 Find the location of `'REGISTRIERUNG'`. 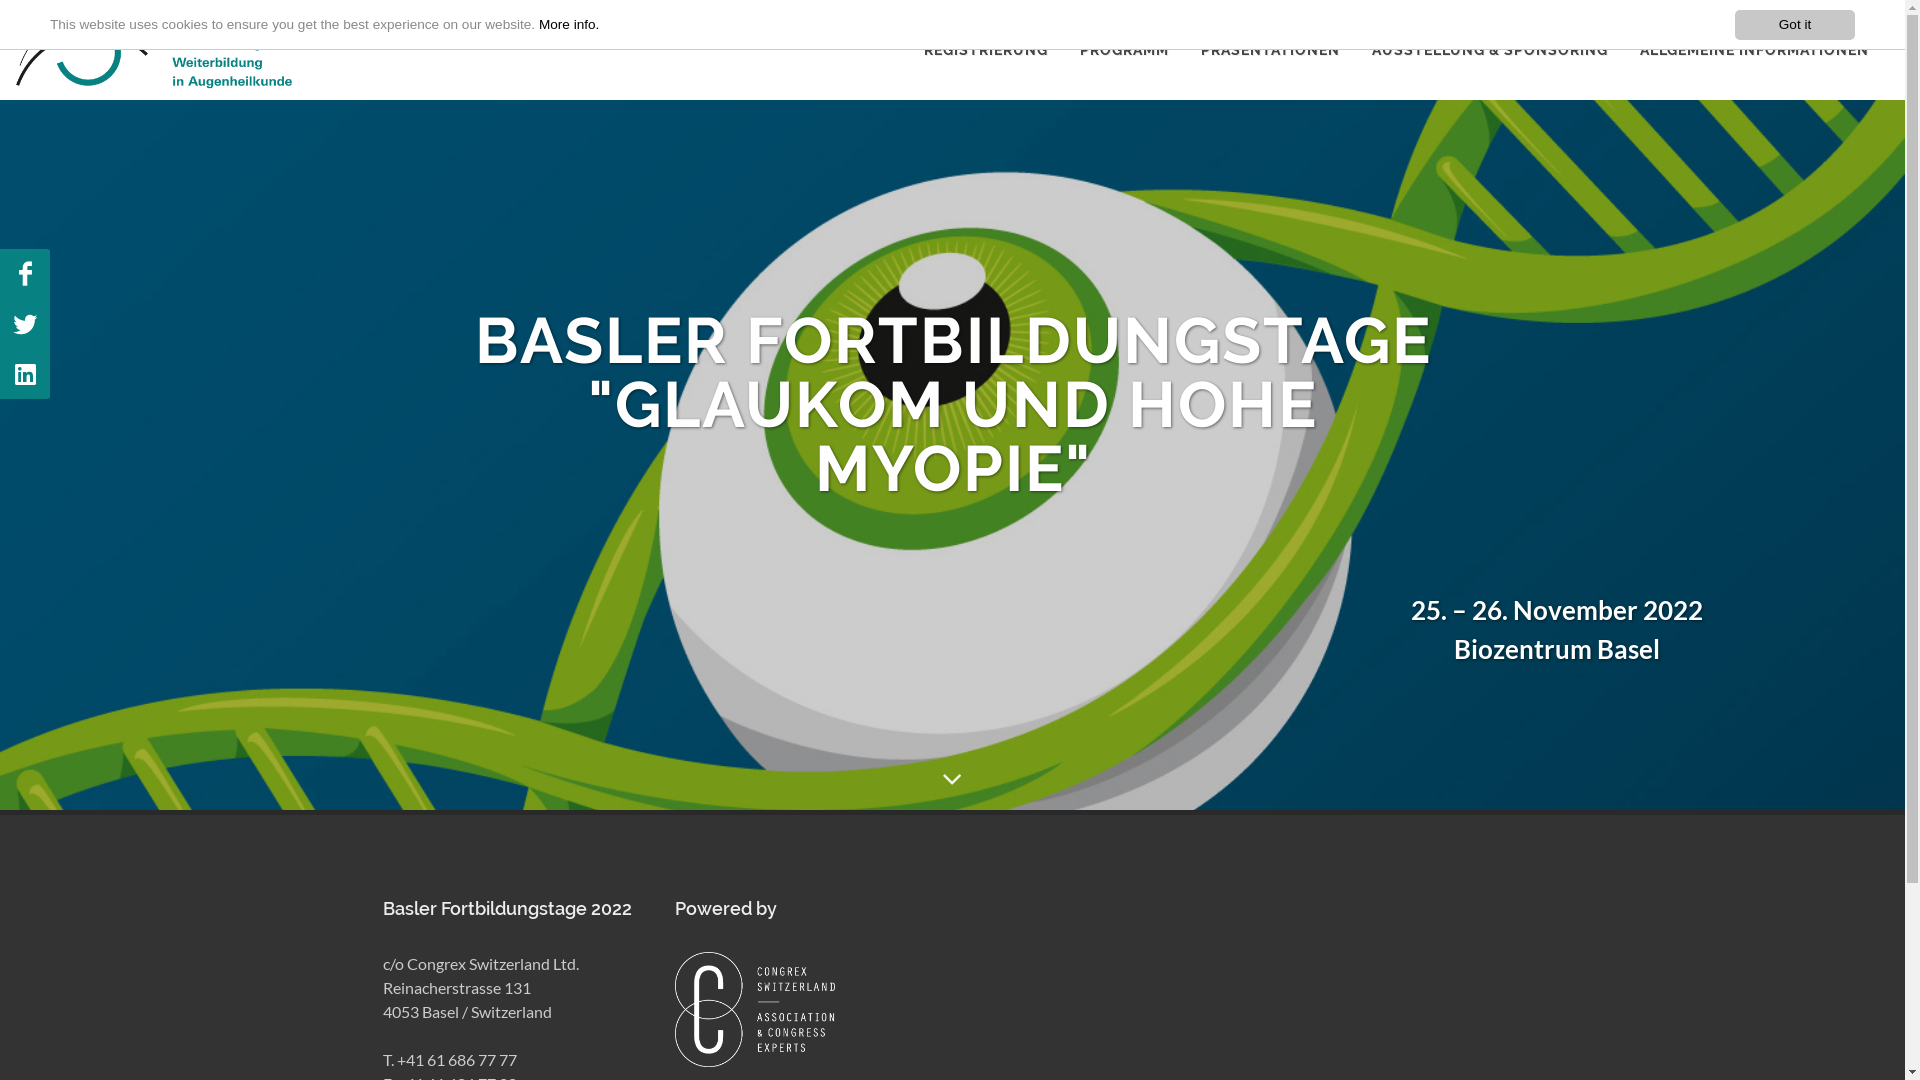

'REGISTRIERUNG' is located at coordinates (985, 49).